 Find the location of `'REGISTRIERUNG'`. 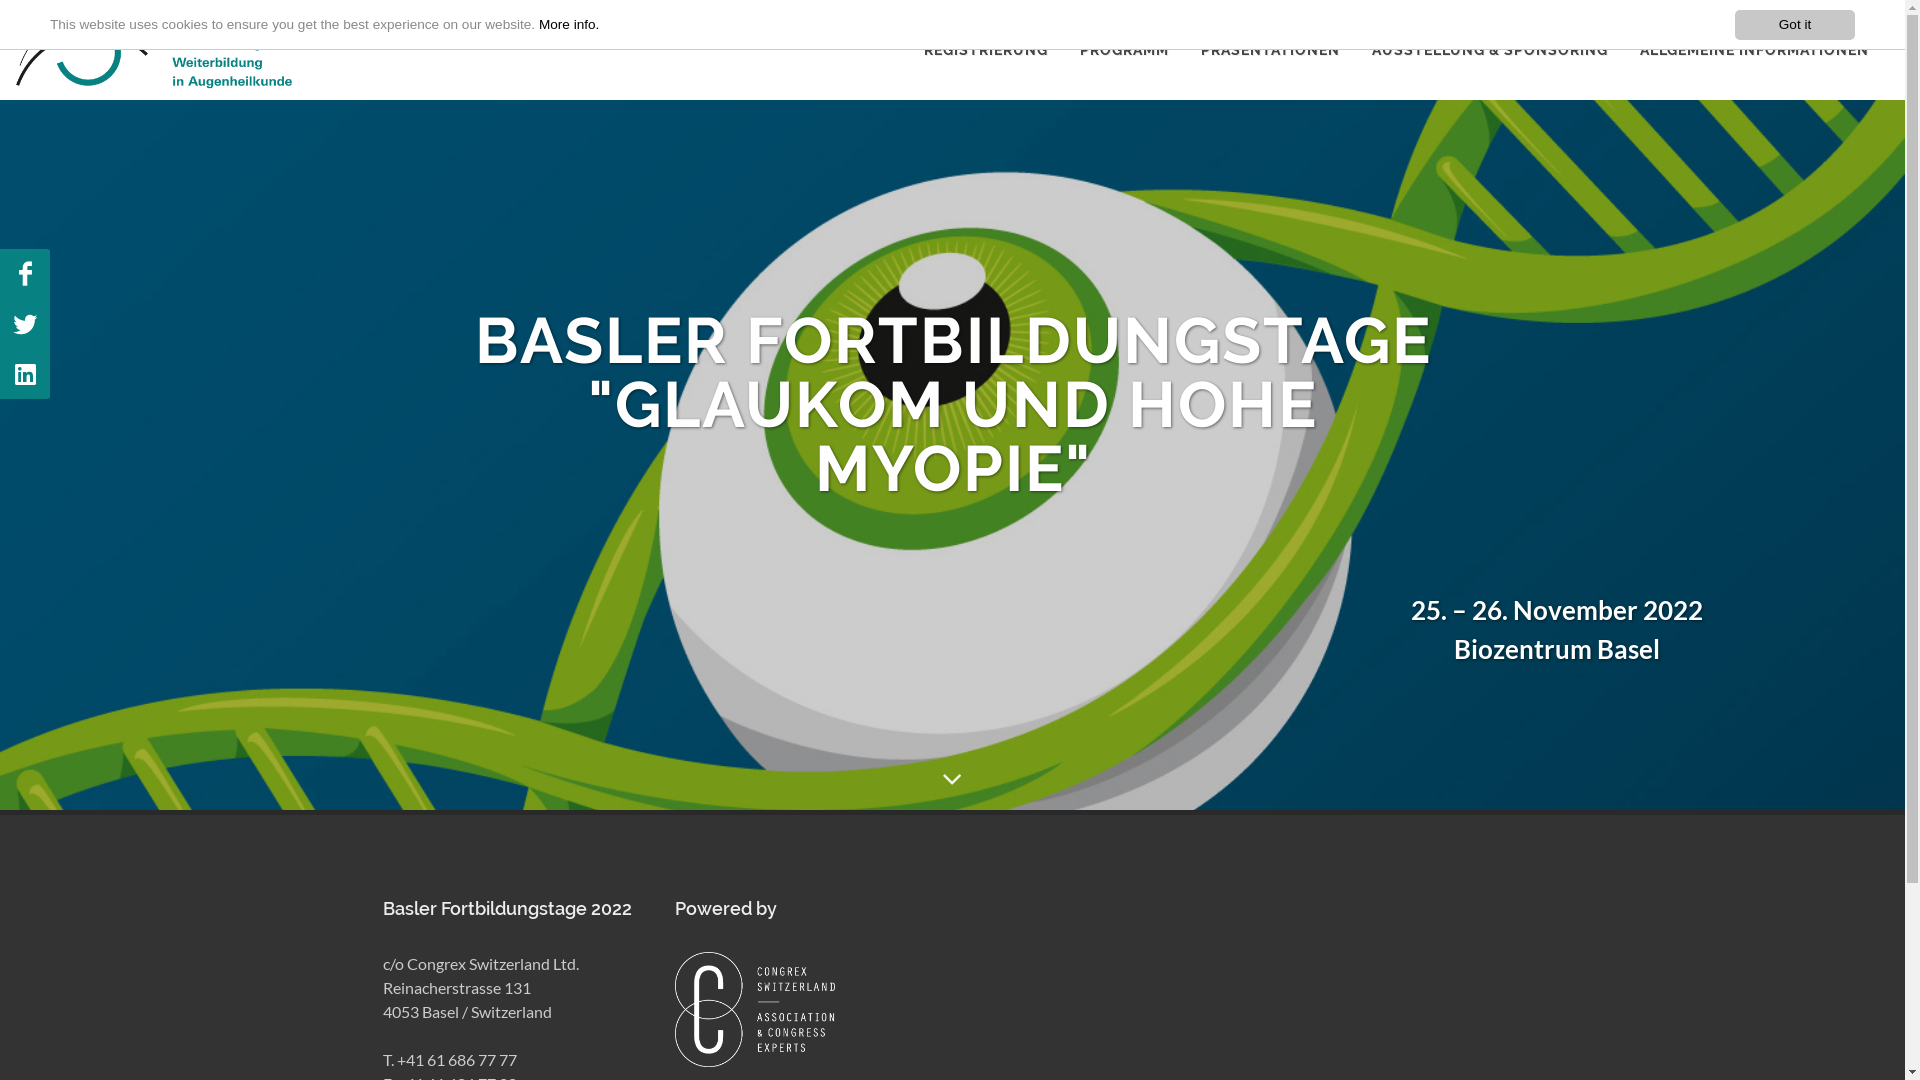

'REGISTRIERUNG' is located at coordinates (985, 49).